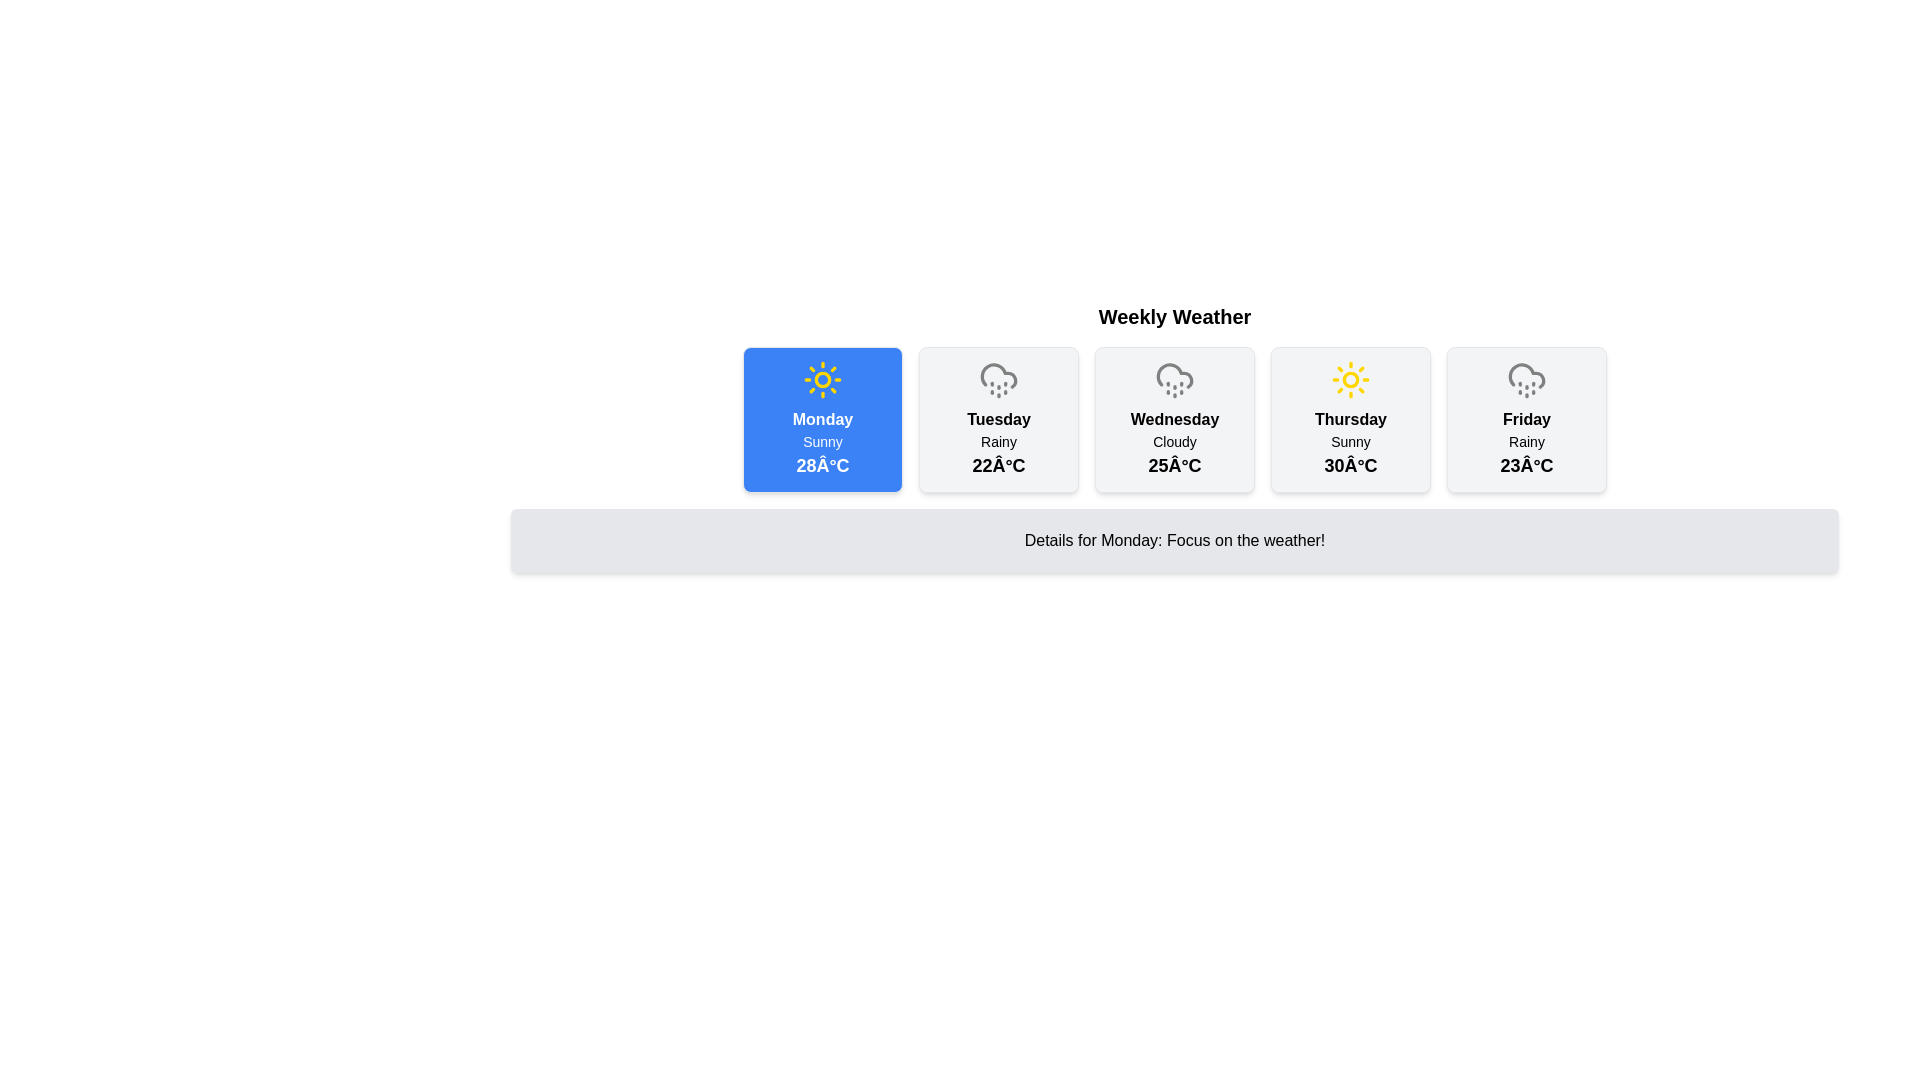  I want to click on the weather condition icon for 'Tuesday', so click(998, 380).